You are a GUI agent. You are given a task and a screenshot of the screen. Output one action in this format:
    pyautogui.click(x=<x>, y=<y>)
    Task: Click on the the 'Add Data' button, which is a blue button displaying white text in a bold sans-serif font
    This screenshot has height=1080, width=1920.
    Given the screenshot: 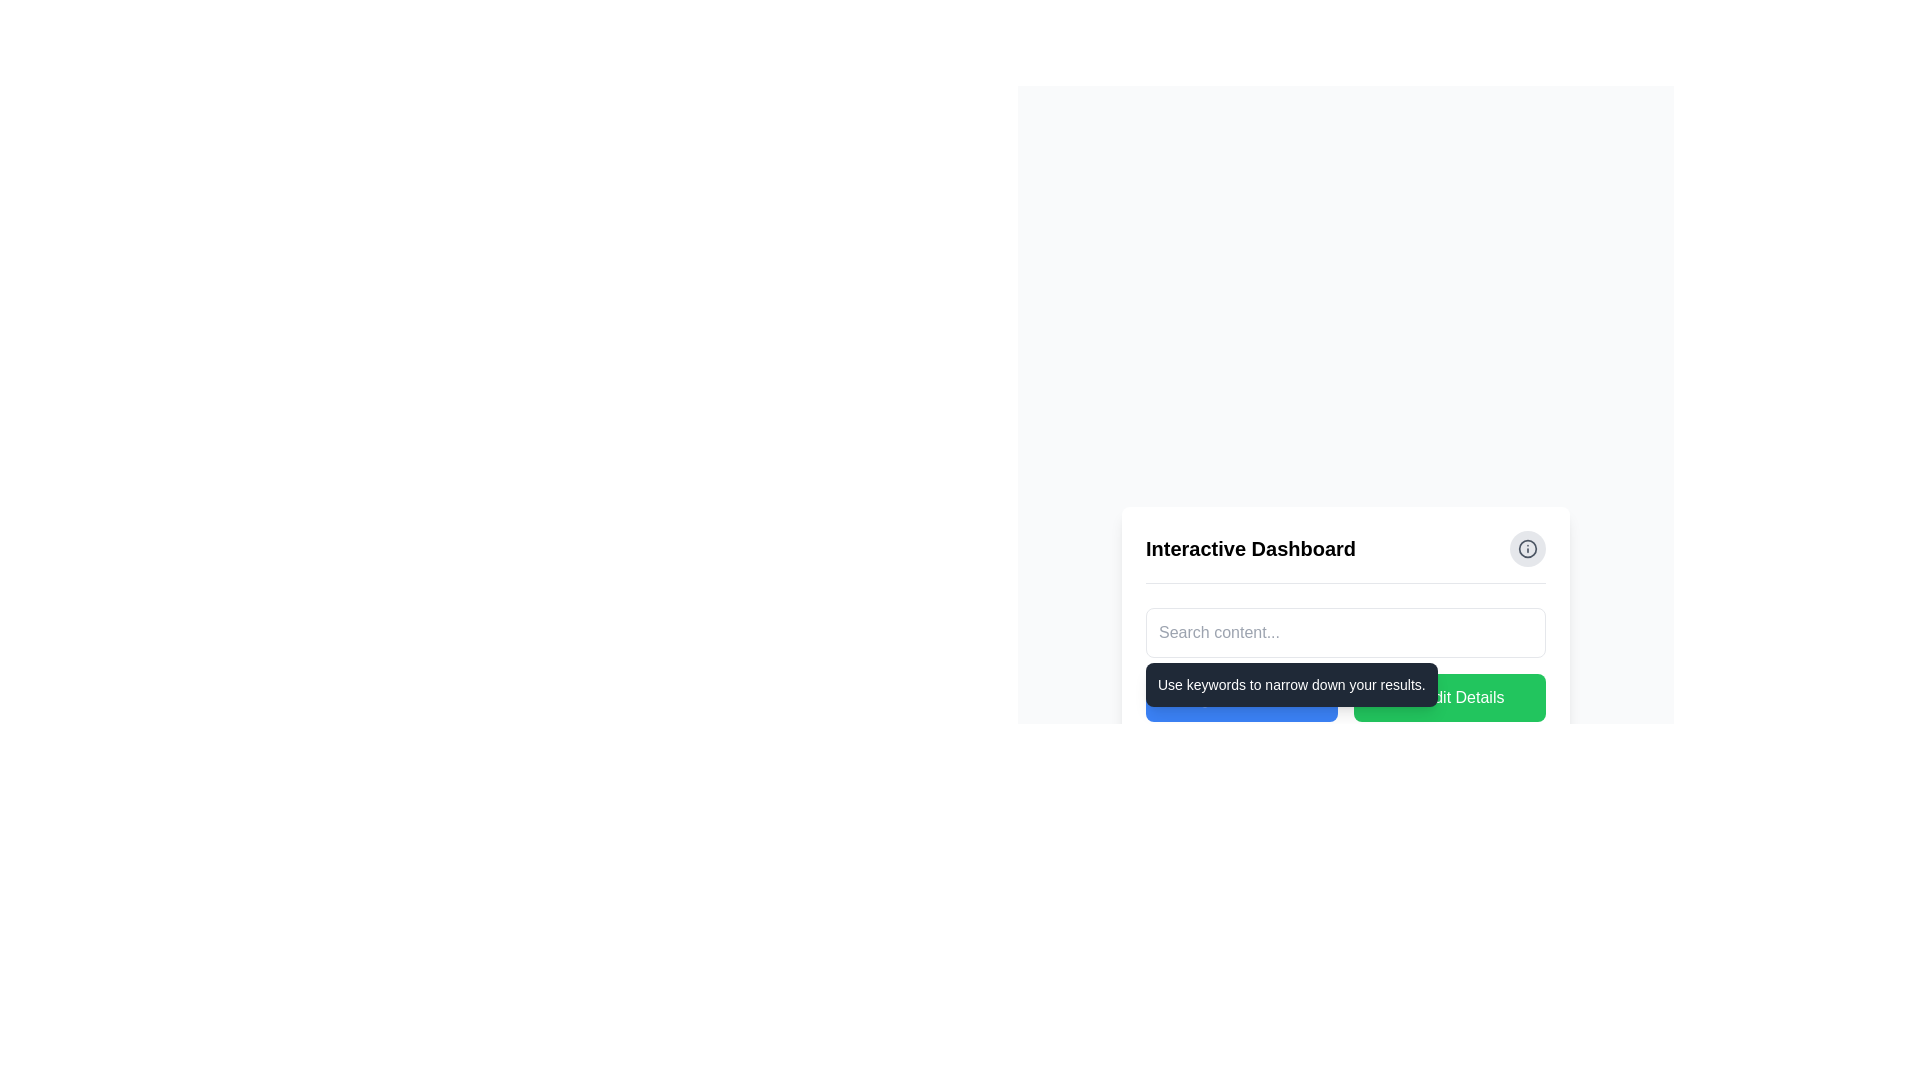 What is the action you would take?
    pyautogui.click(x=1255, y=696)
    